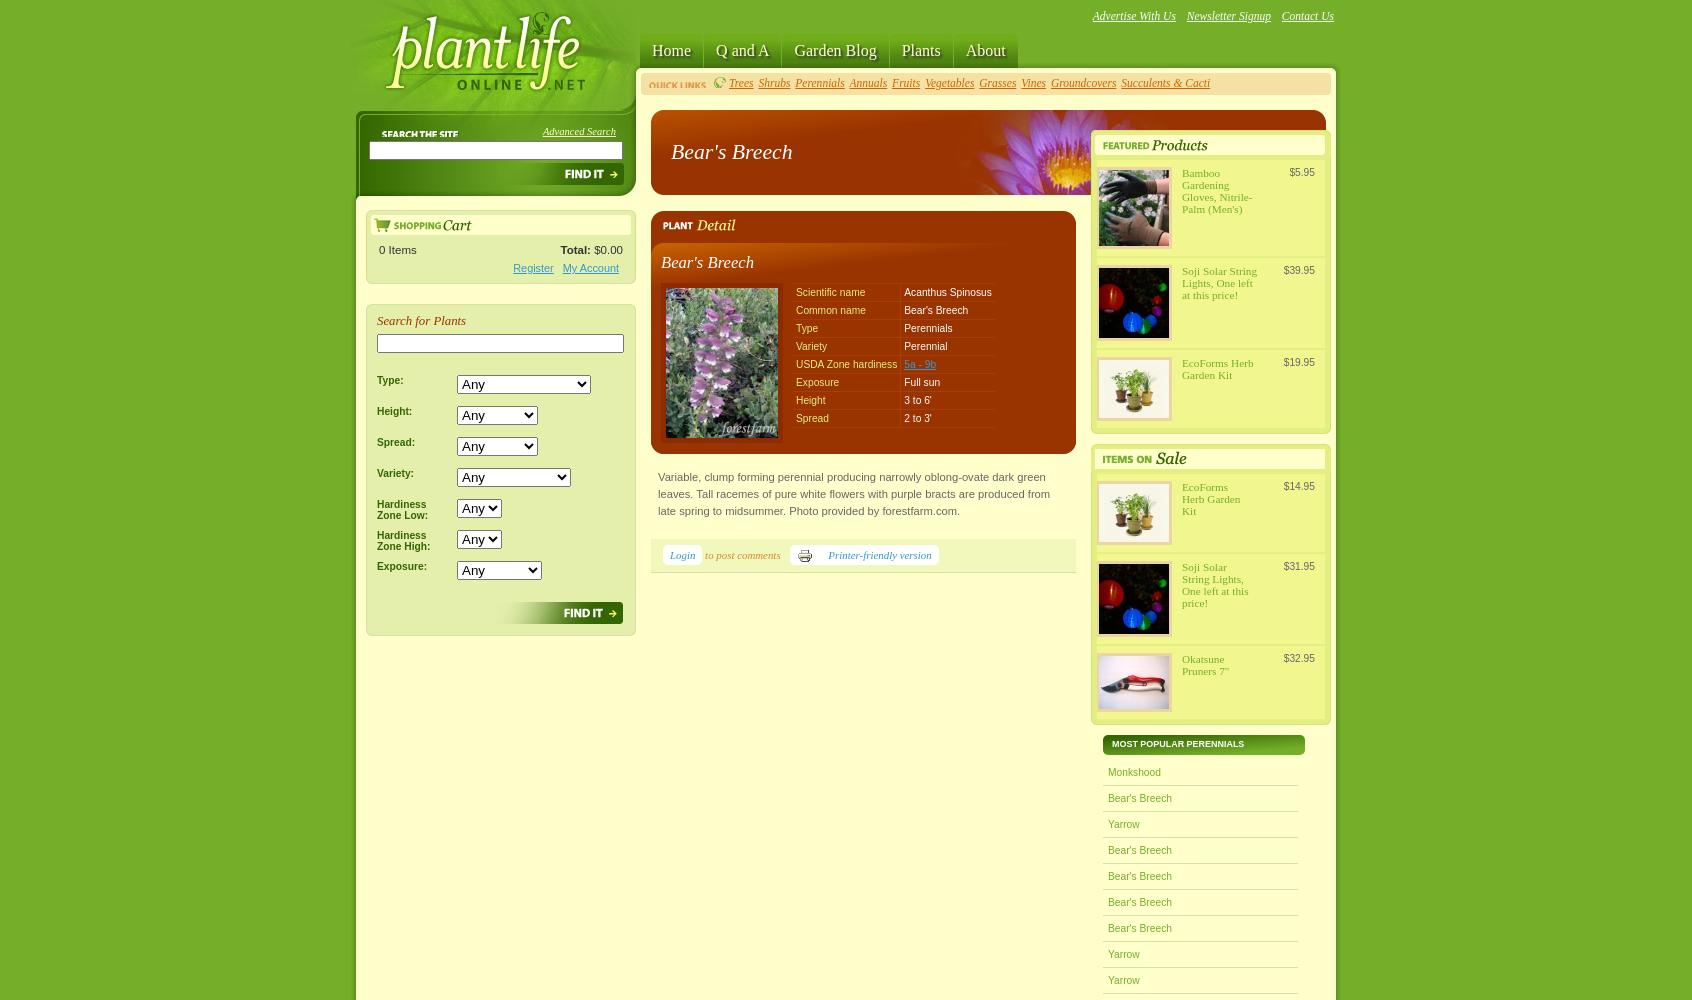 The width and height of the screenshot is (1692, 1000). Describe the element at coordinates (905, 82) in the screenshot. I see `'Fruits'` at that location.